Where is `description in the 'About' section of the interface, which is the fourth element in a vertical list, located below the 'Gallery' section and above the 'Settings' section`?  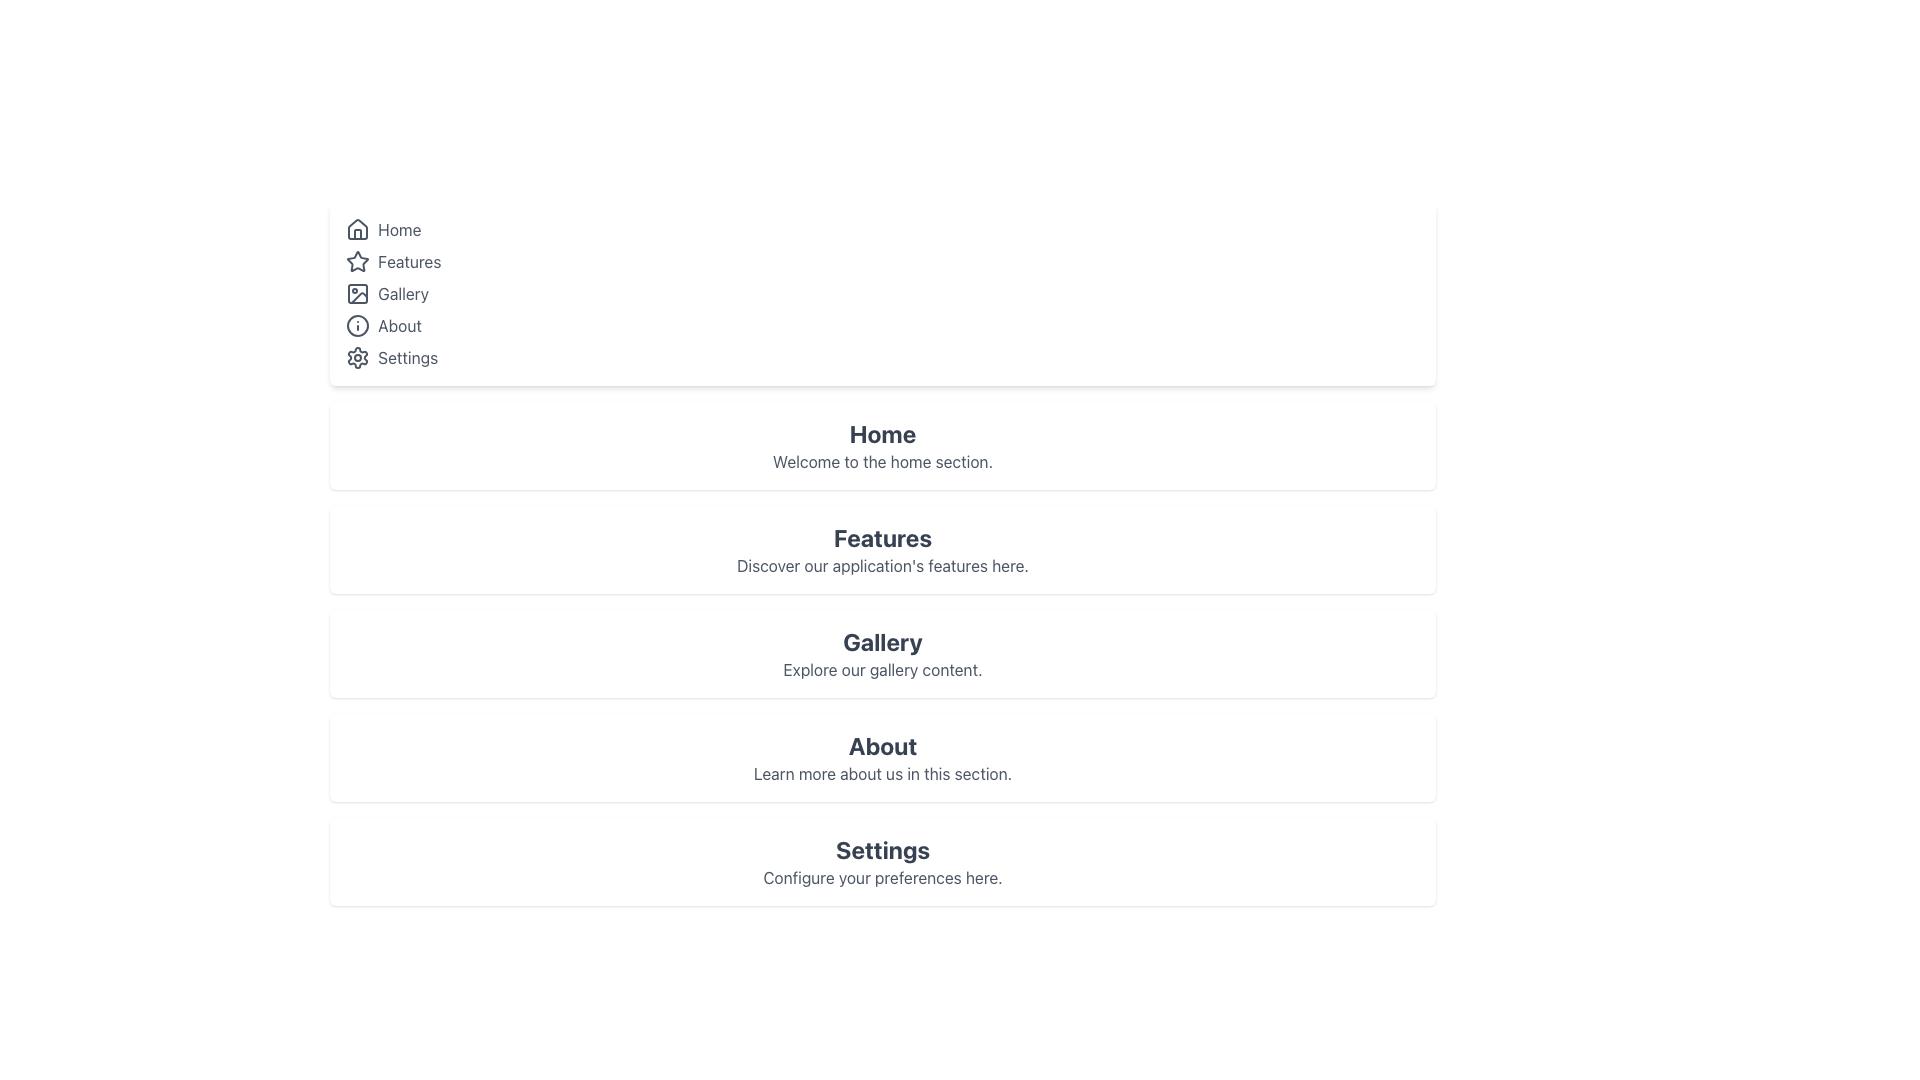
description in the 'About' section of the interface, which is the fourth element in a vertical list, located below the 'Gallery' section and above the 'Settings' section is located at coordinates (882, 758).